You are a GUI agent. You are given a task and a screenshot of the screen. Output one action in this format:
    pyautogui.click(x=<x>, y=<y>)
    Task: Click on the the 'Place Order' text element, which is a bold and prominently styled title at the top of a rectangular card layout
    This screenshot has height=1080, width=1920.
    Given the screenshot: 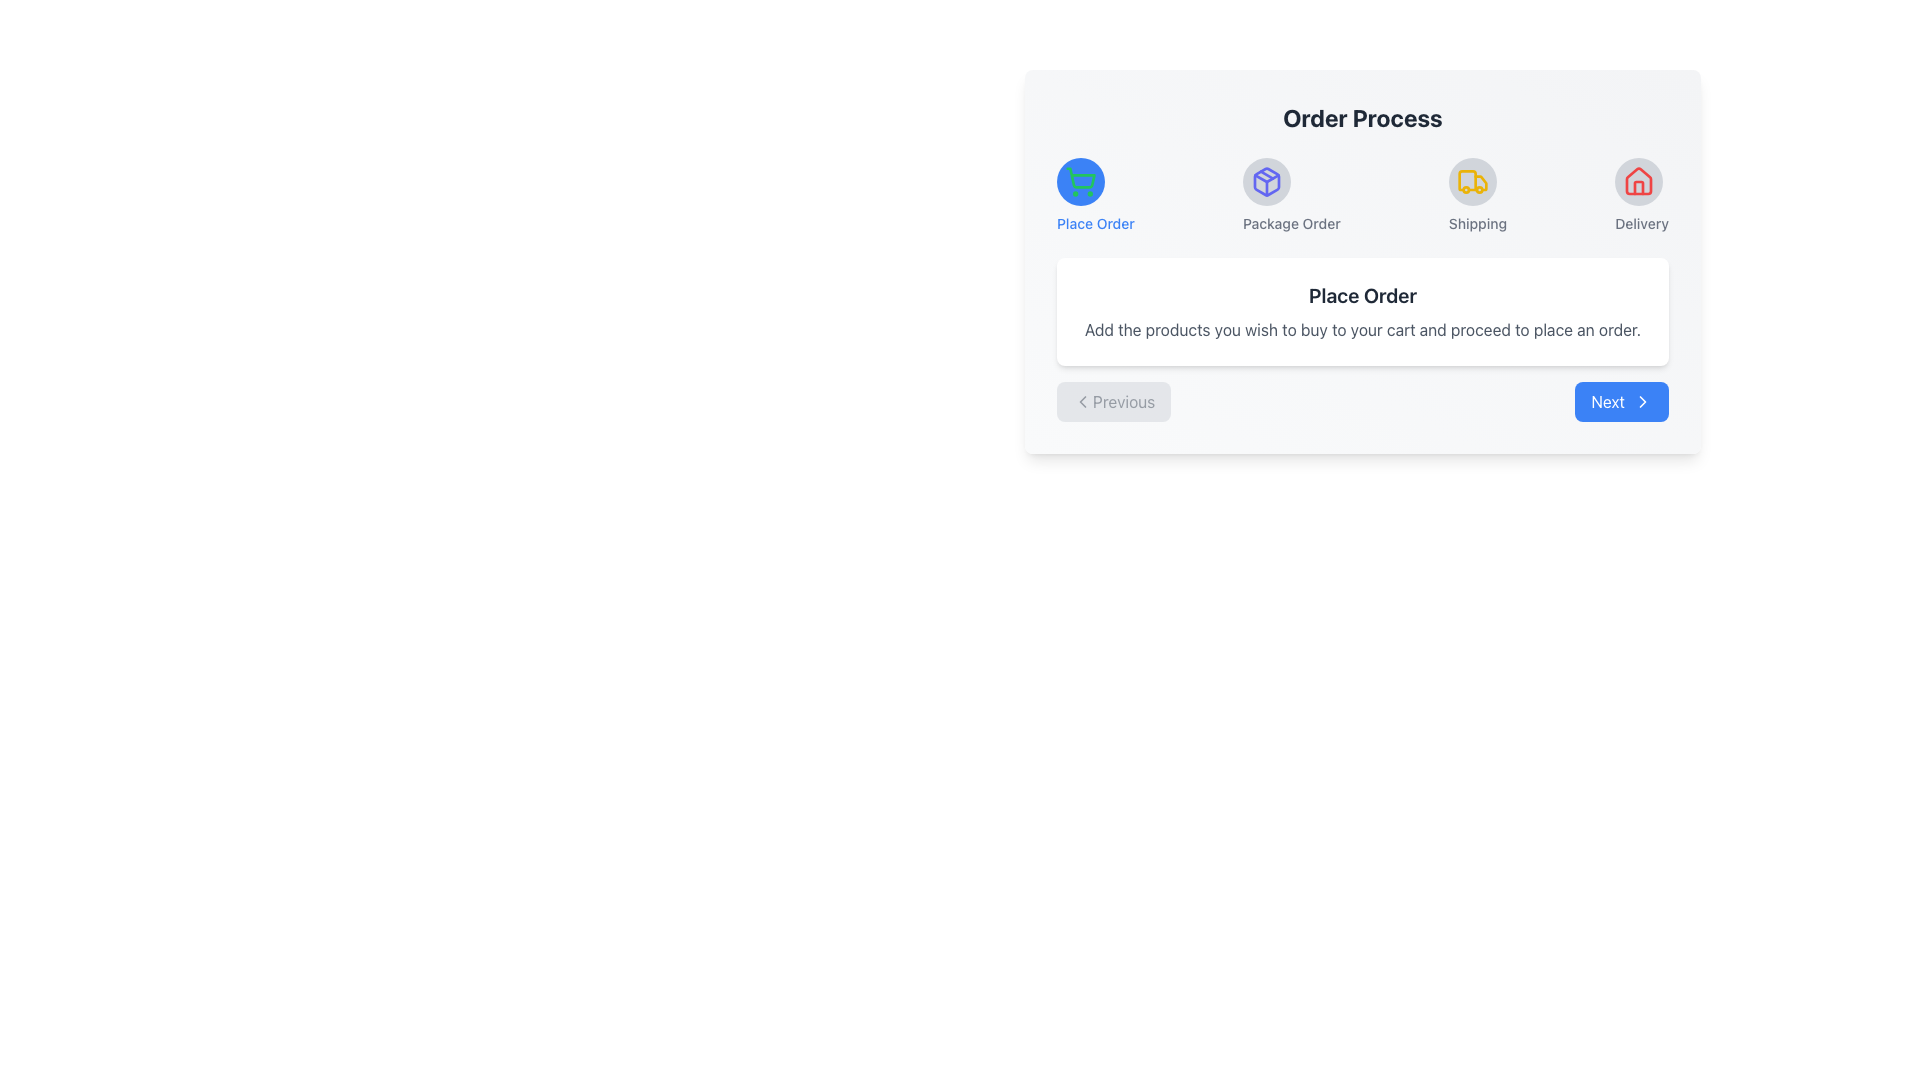 What is the action you would take?
    pyautogui.click(x=1362, y=296)
    